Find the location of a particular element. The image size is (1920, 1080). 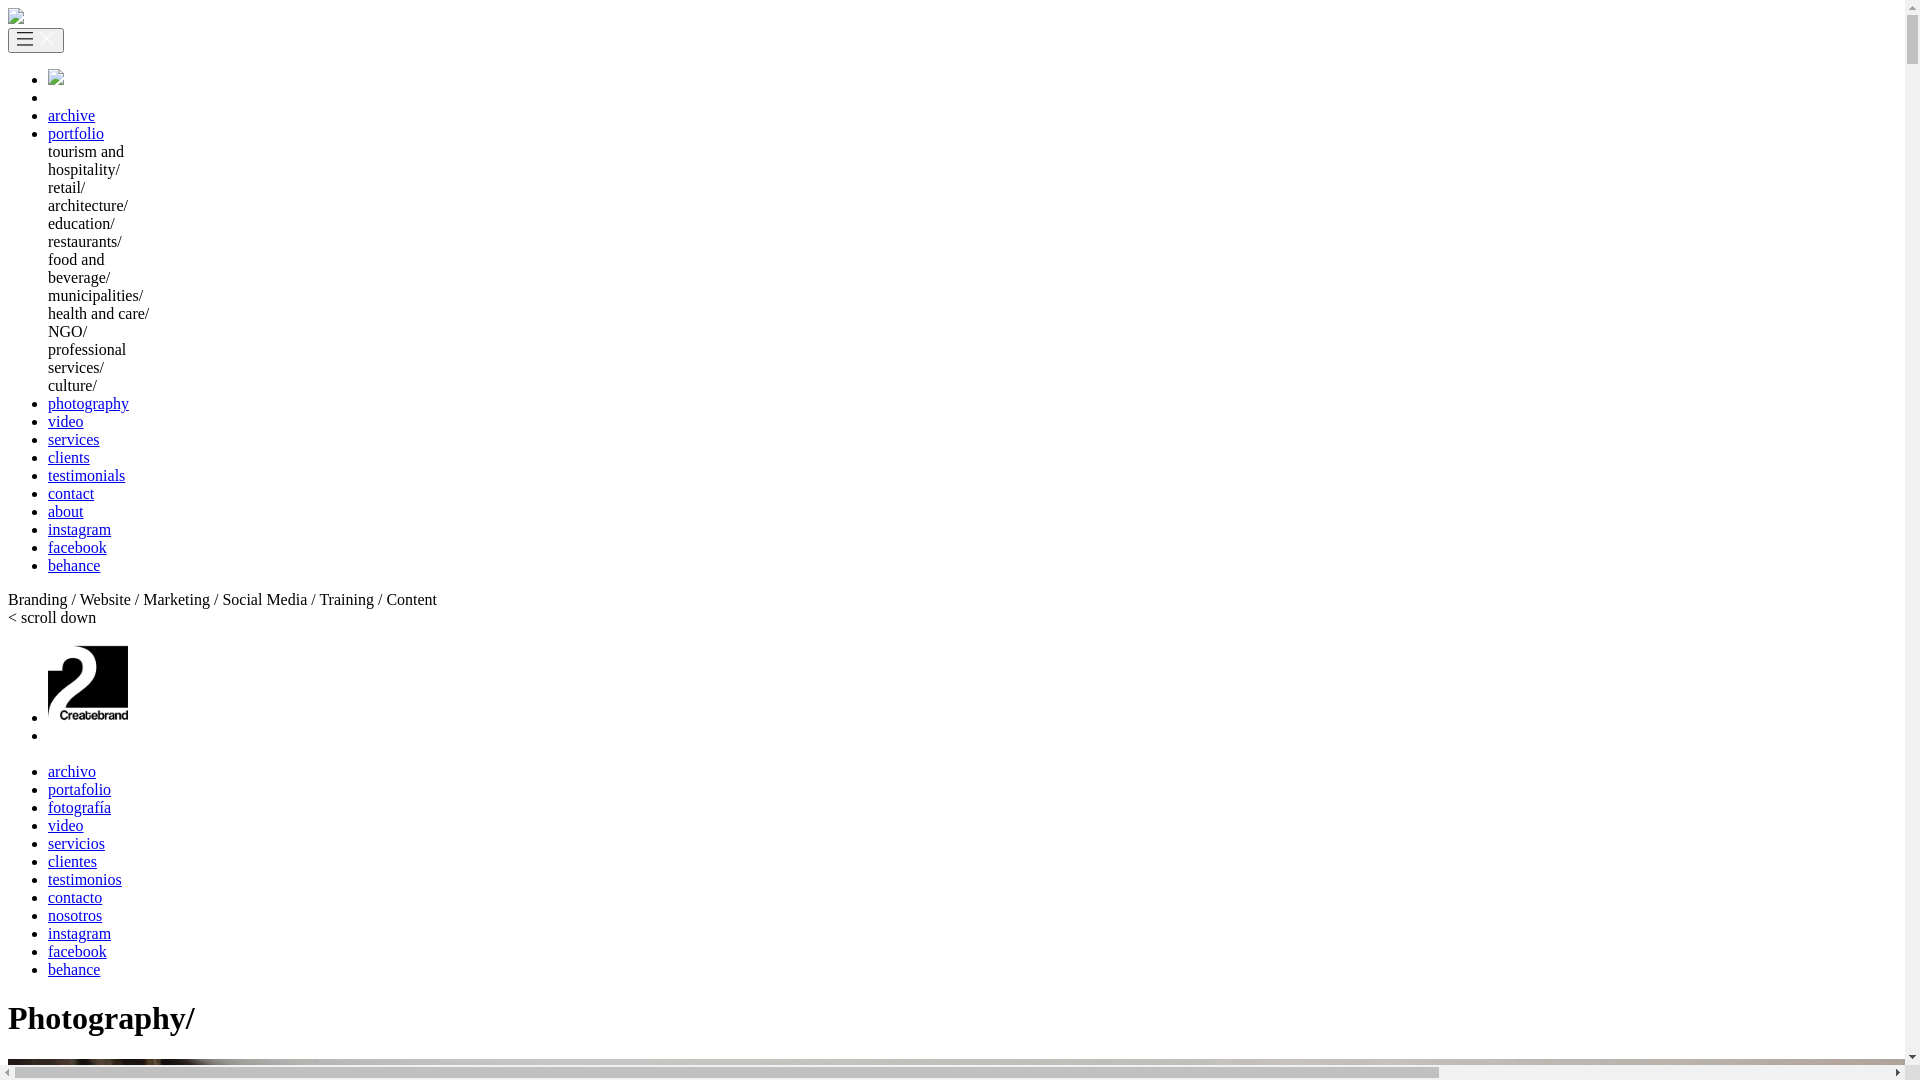

'video' is located at coordinates (66, 420).